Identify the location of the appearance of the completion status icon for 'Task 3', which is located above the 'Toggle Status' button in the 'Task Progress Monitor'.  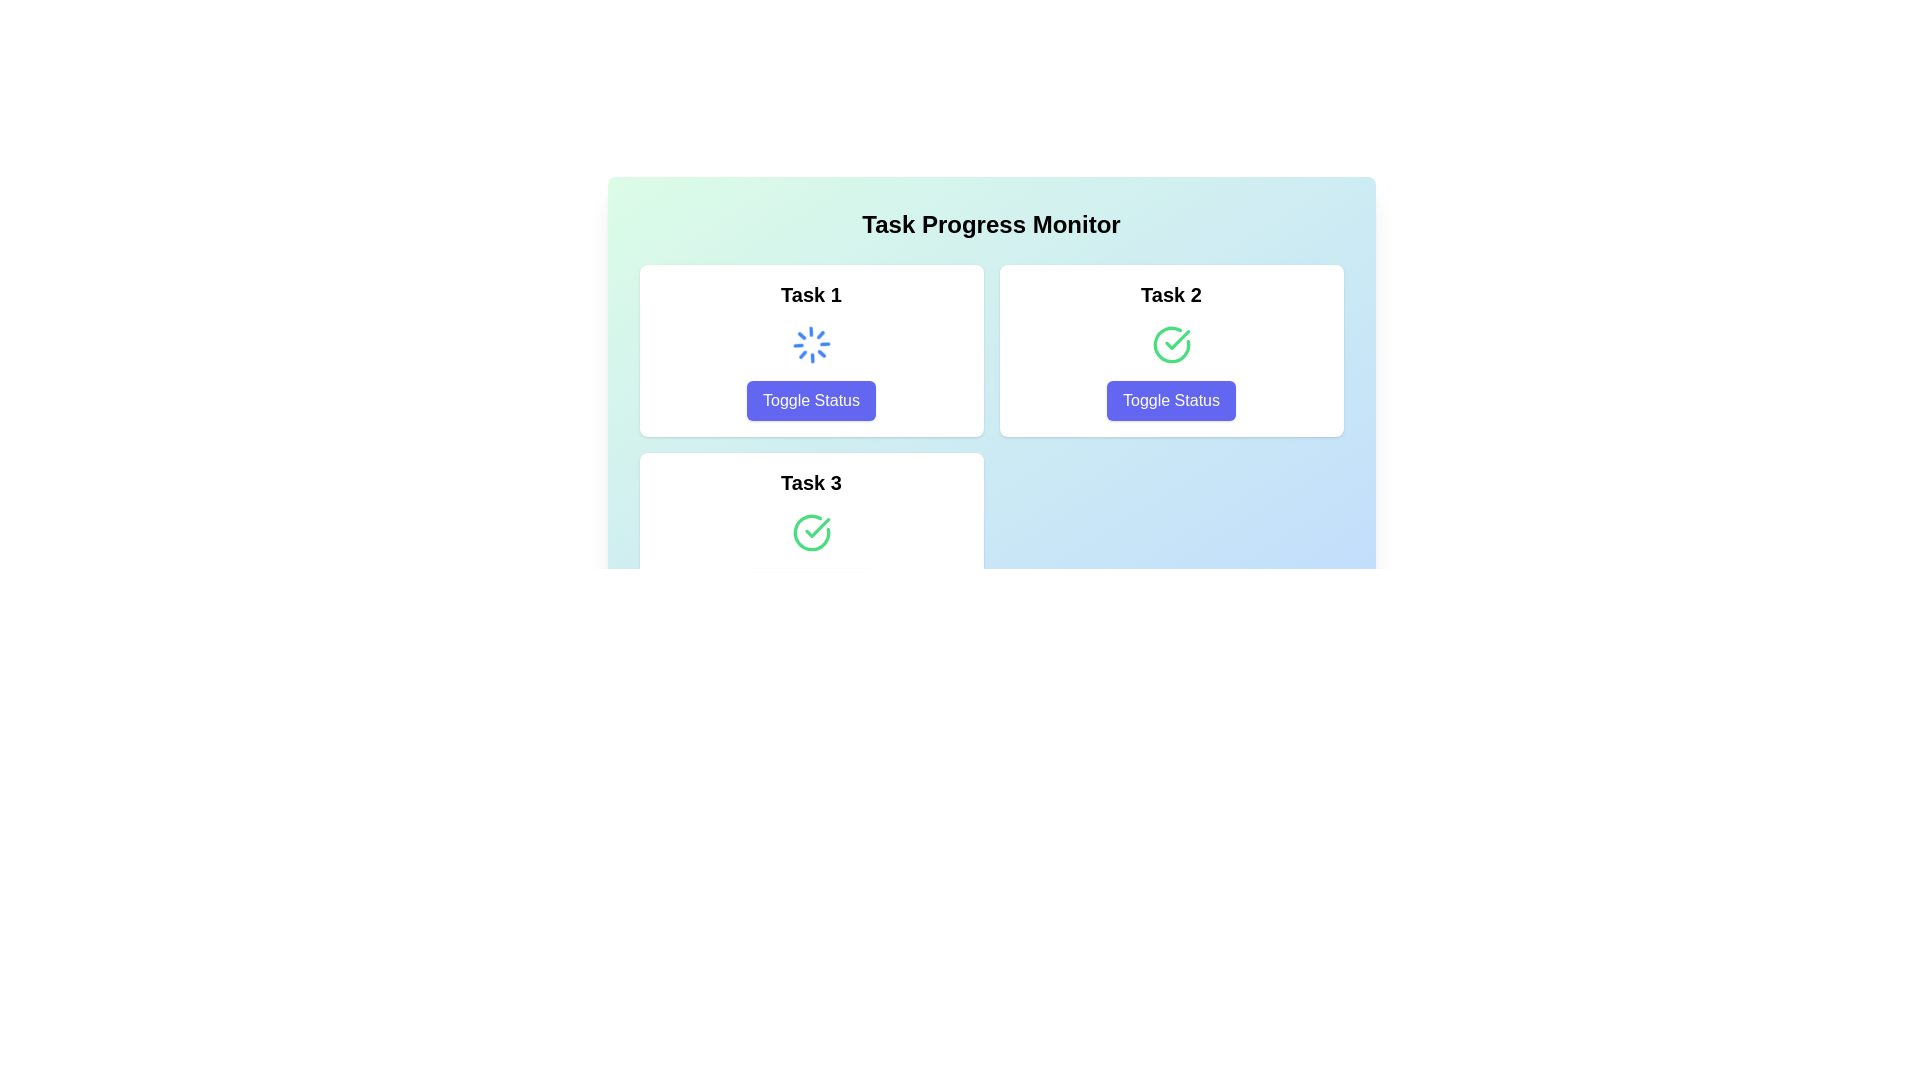
(811, 531).